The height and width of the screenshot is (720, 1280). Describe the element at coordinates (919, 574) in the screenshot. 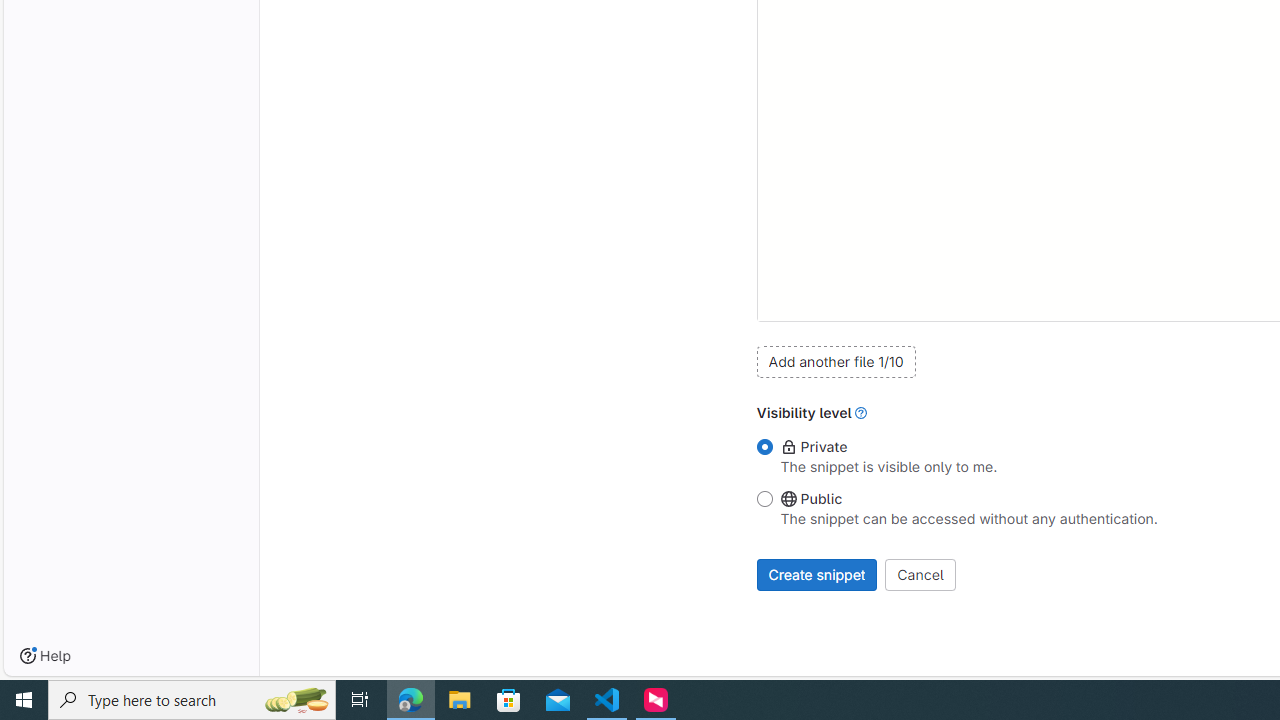

I see `'Cancel'` at that location.